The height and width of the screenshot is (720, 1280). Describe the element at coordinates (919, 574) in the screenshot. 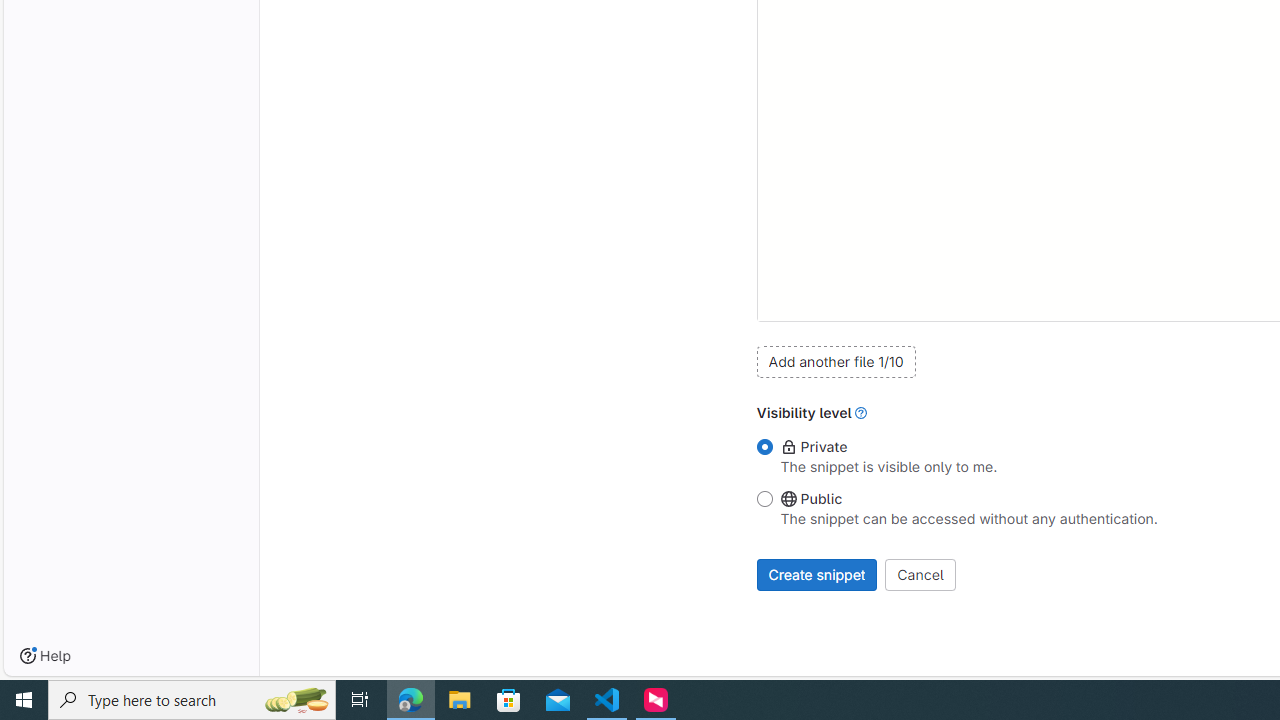

I see `'Cancel'` at that location.